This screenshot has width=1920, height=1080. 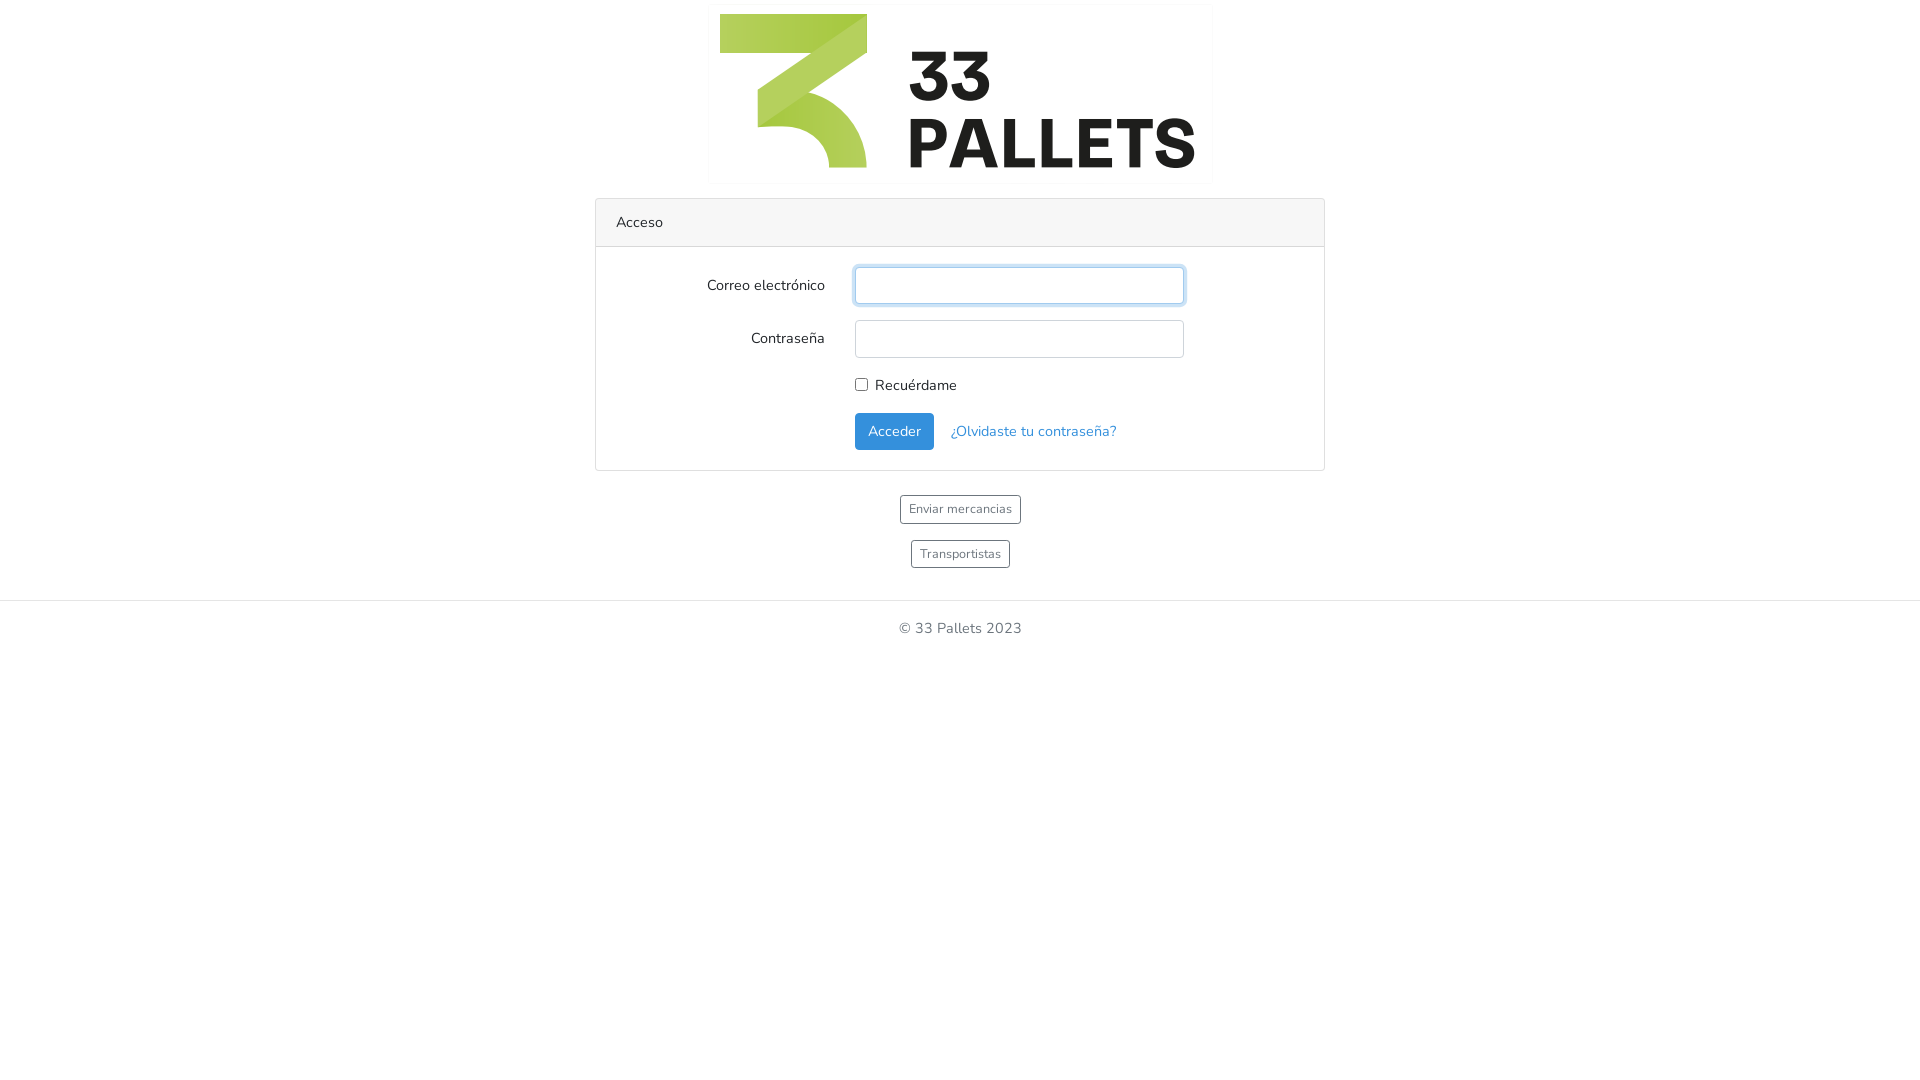 I want to click on 'Acceder', so click(x=854, y=430).